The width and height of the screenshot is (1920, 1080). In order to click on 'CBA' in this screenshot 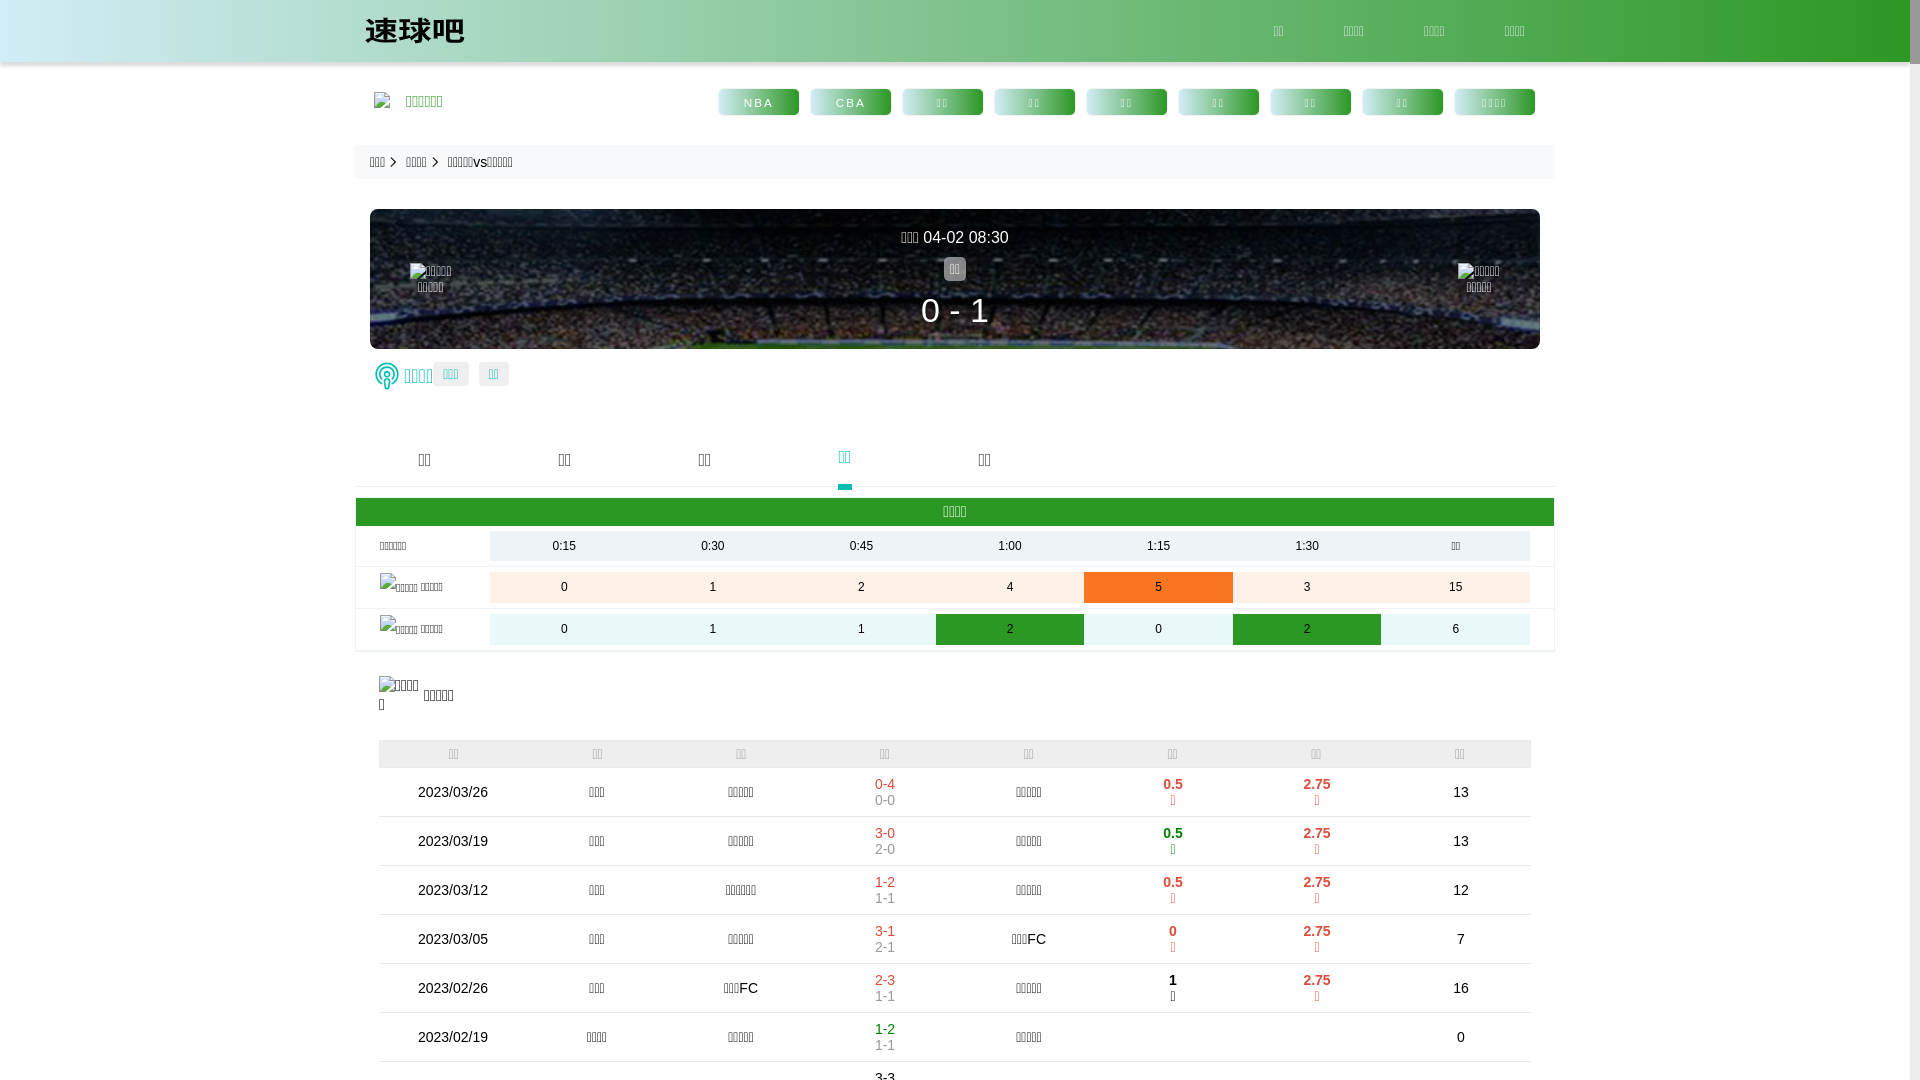, I will do `click(850, 102)`.